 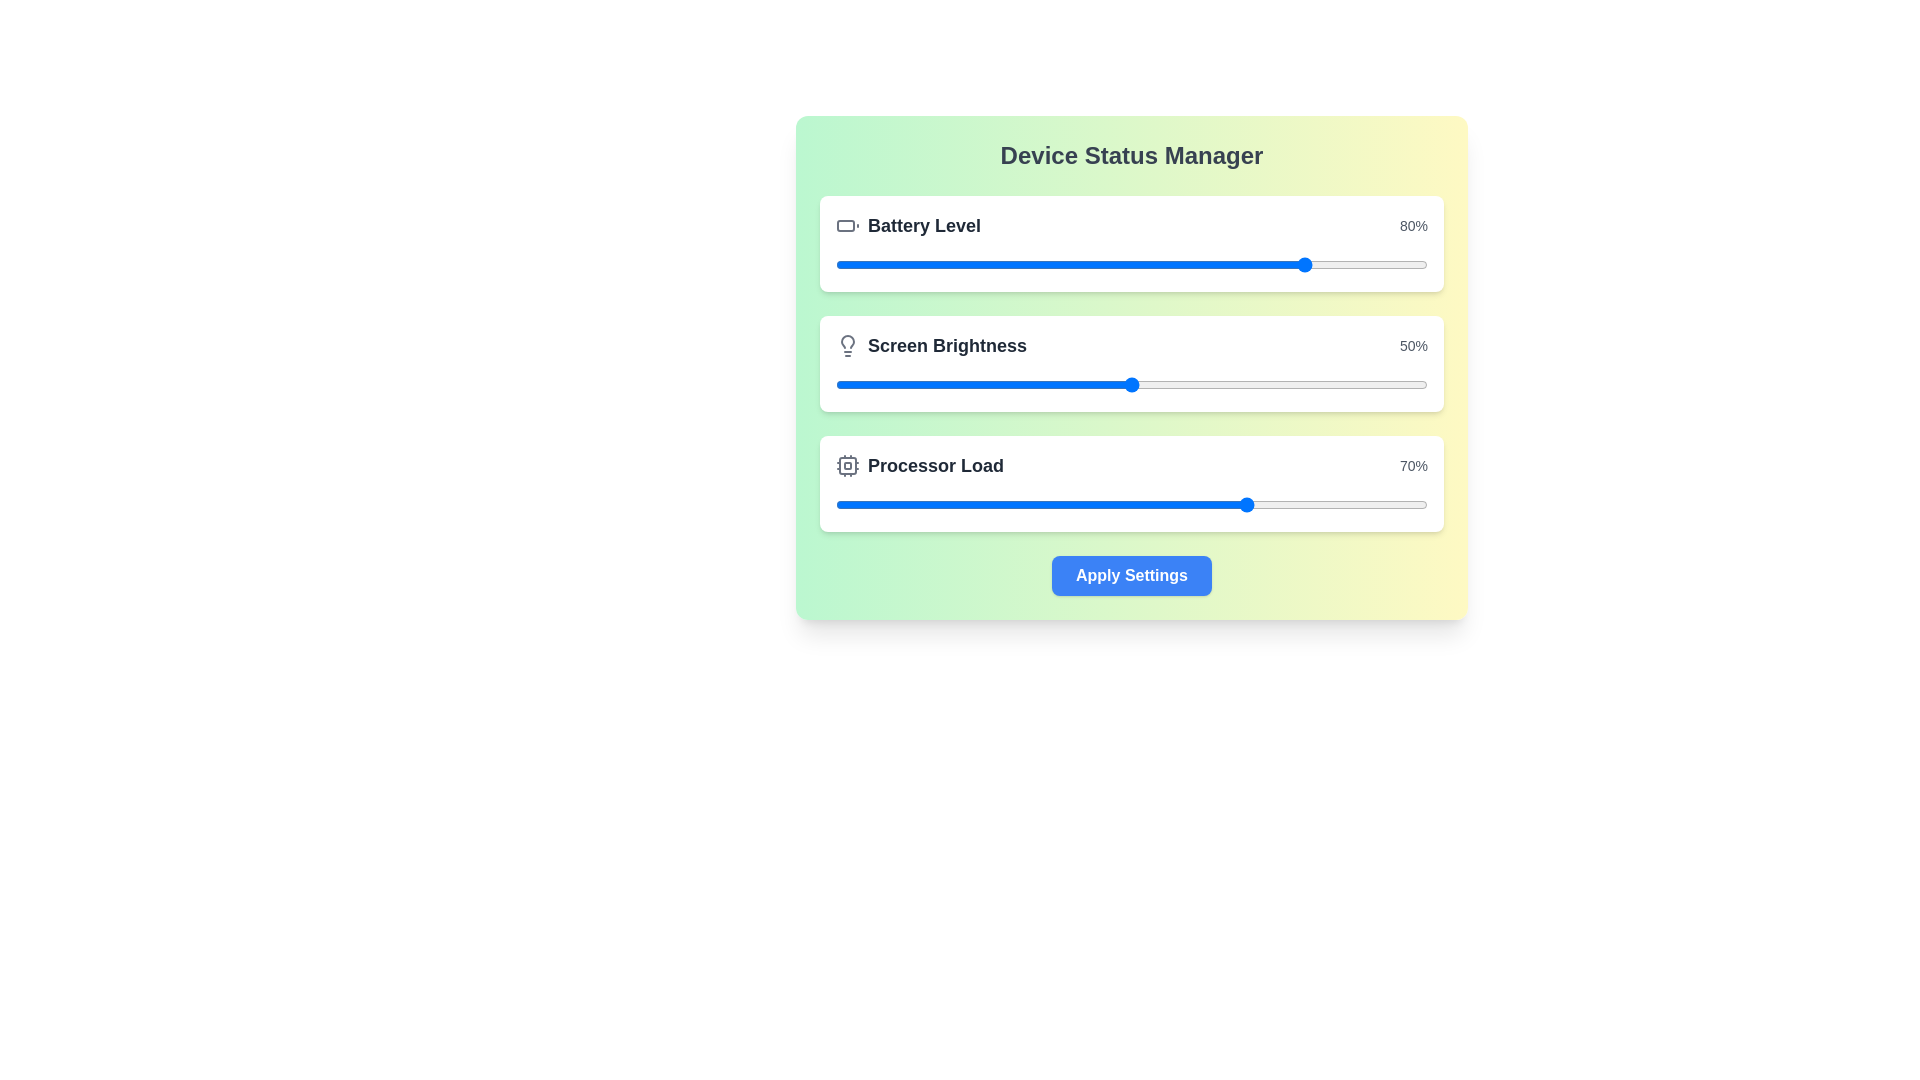 What do you see at coordinates (1197, 264) in the screenshot?
I see `the battery level` at bounding box center [1197, 264].